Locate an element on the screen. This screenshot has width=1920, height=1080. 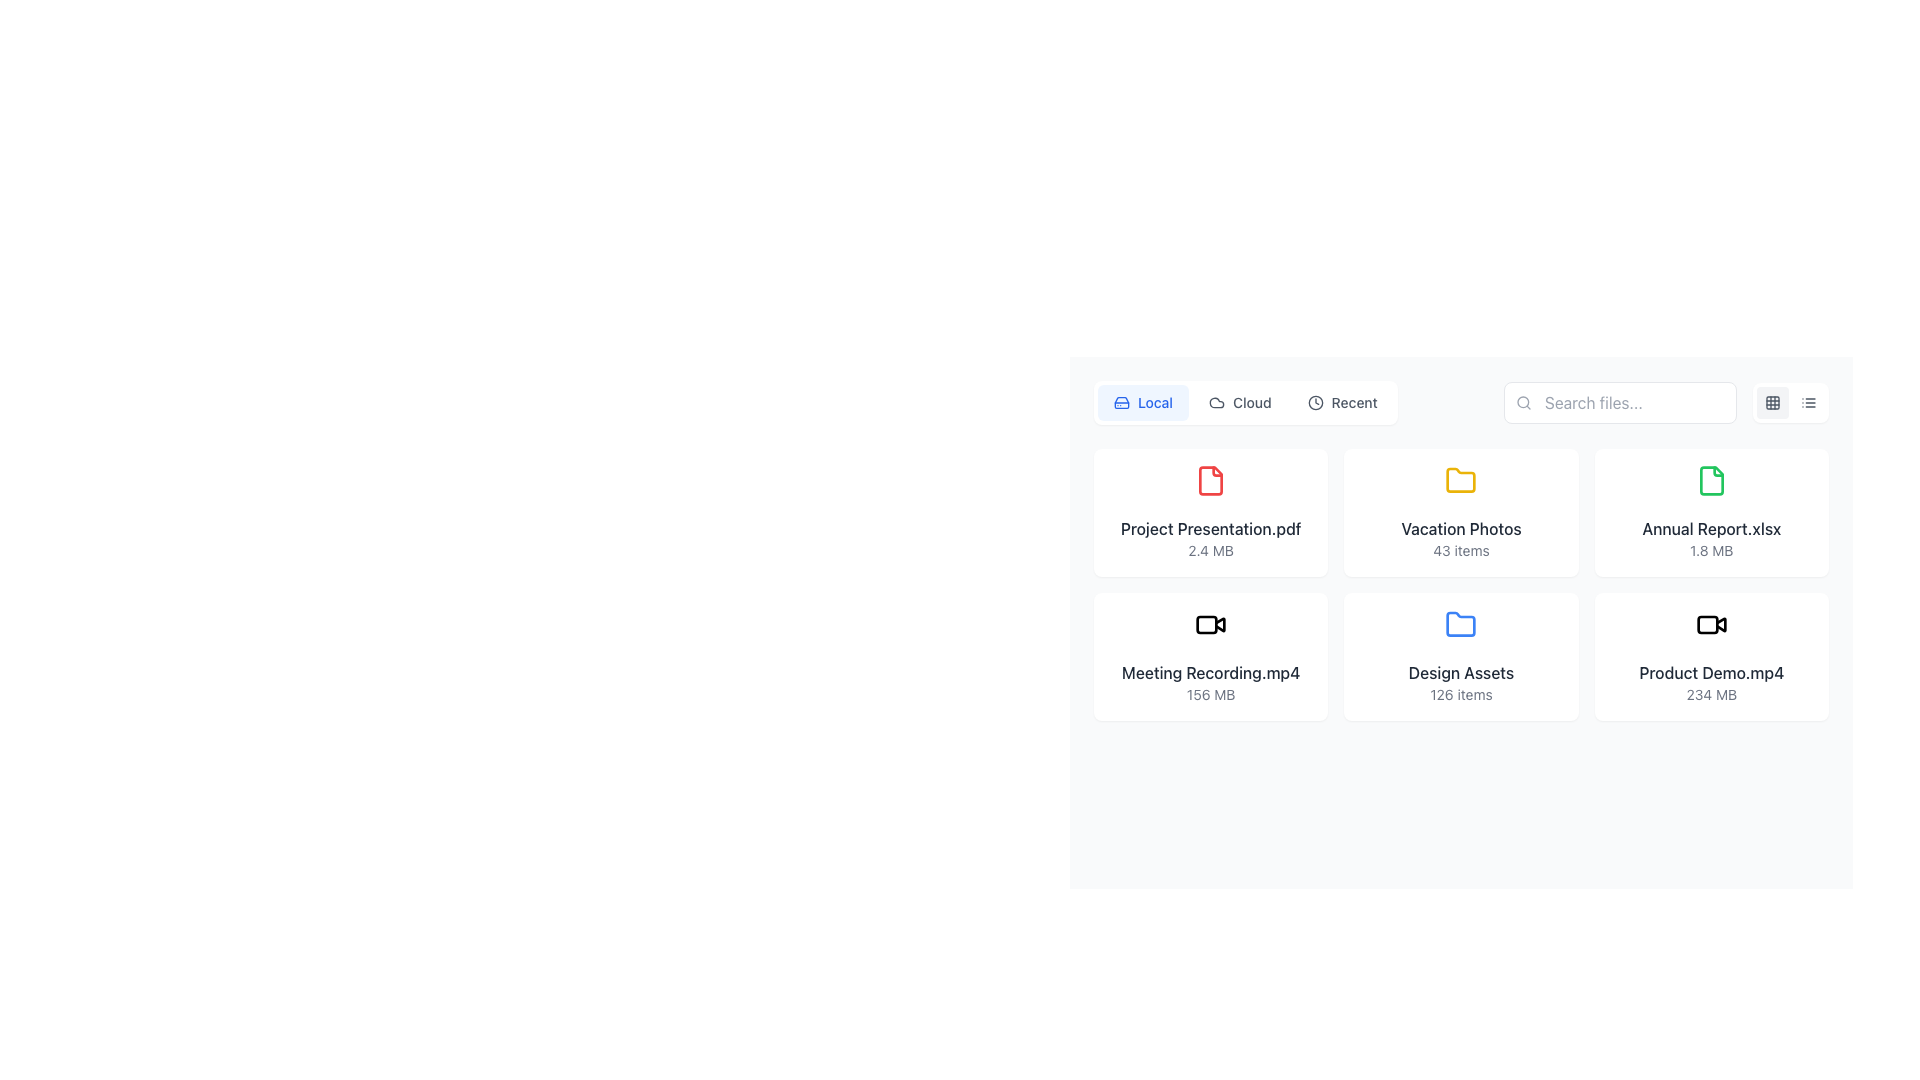
the search icon located in the top-right corner of the text input field labeled 'Search files...' is located at coordinates (1522, 402).